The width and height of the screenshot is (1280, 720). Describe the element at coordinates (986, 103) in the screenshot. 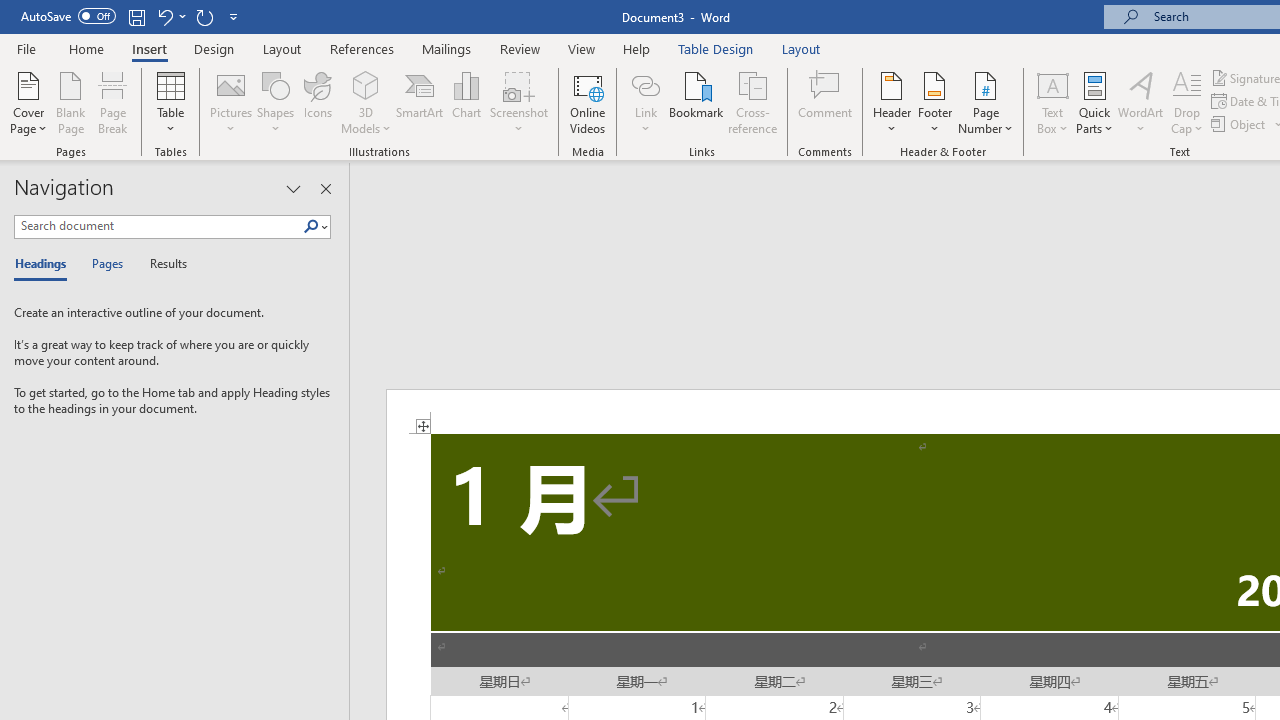

I see `'Page Number'` at that location.